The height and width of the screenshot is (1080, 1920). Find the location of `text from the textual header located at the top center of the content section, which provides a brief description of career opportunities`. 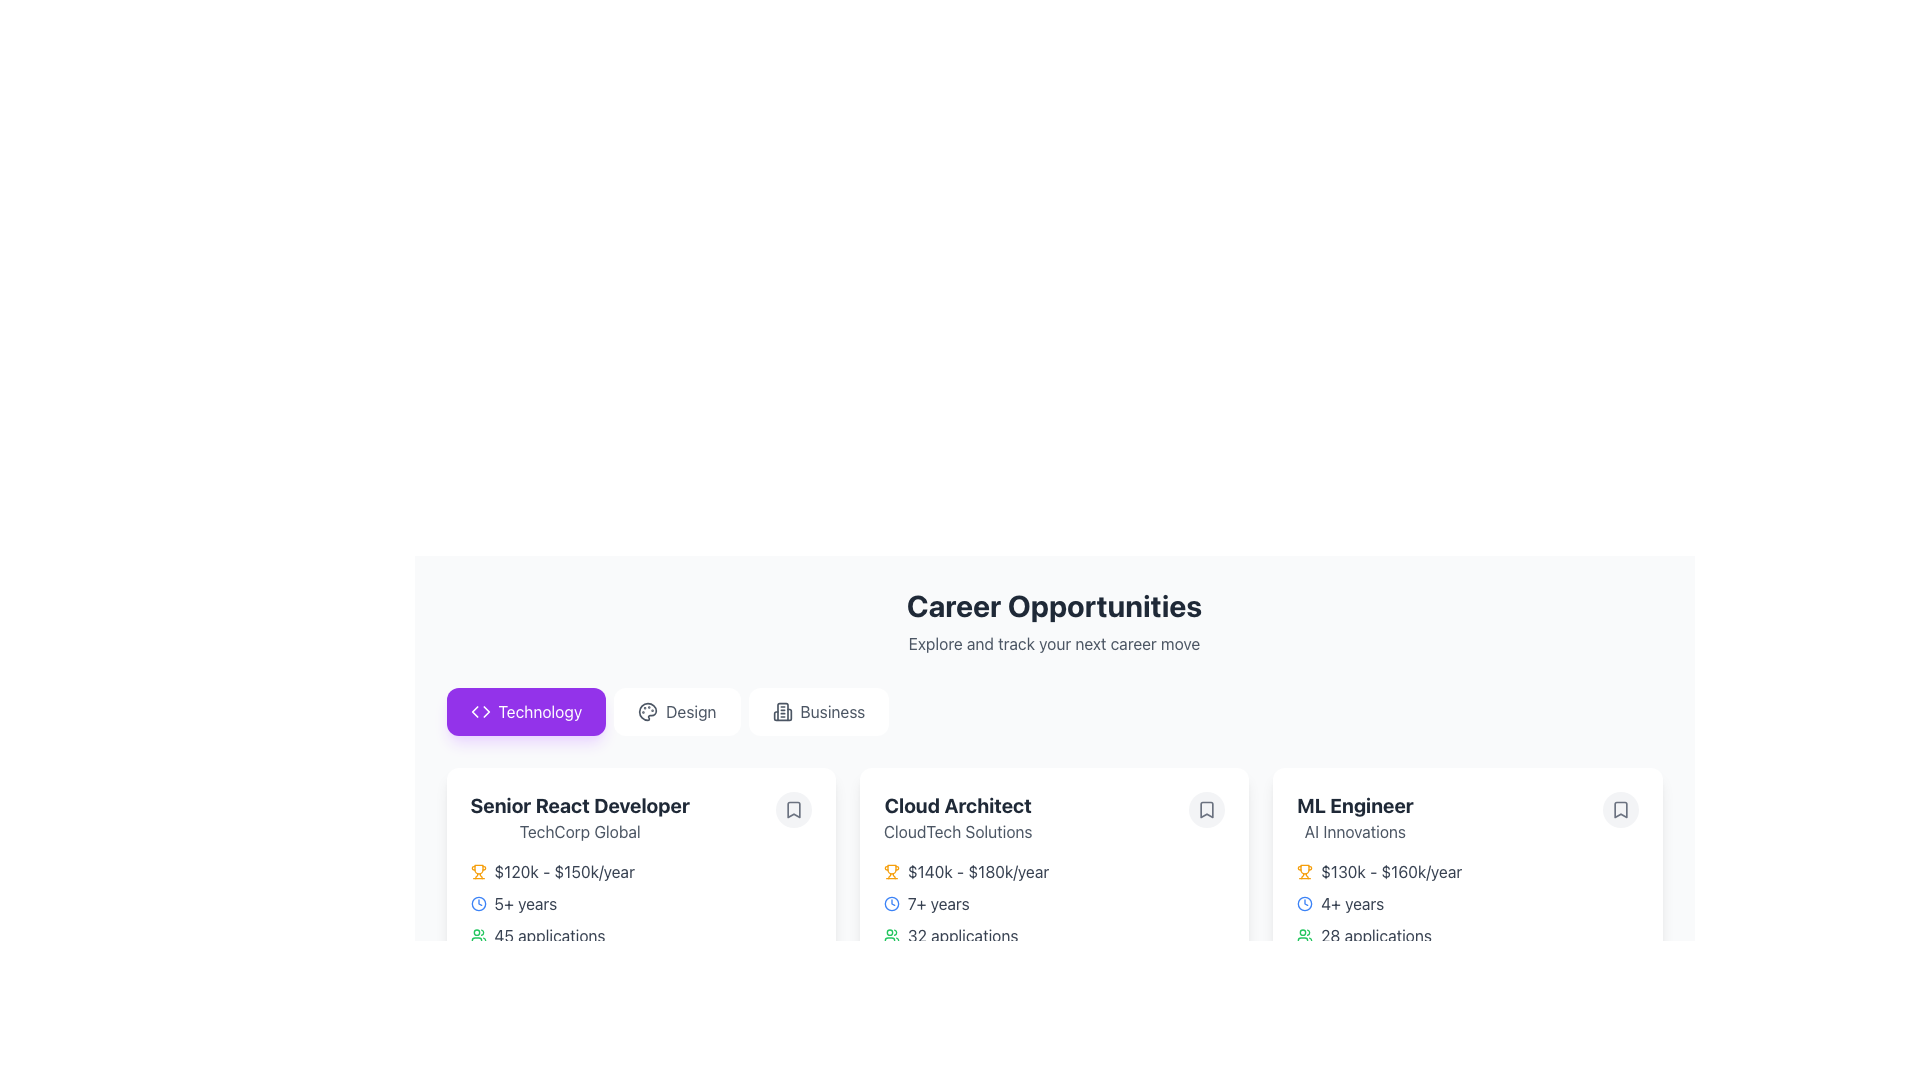

text from the textual header located at the top center of the content section, which provides a brief description of career opportunities is located at coordinates (1053, 620).